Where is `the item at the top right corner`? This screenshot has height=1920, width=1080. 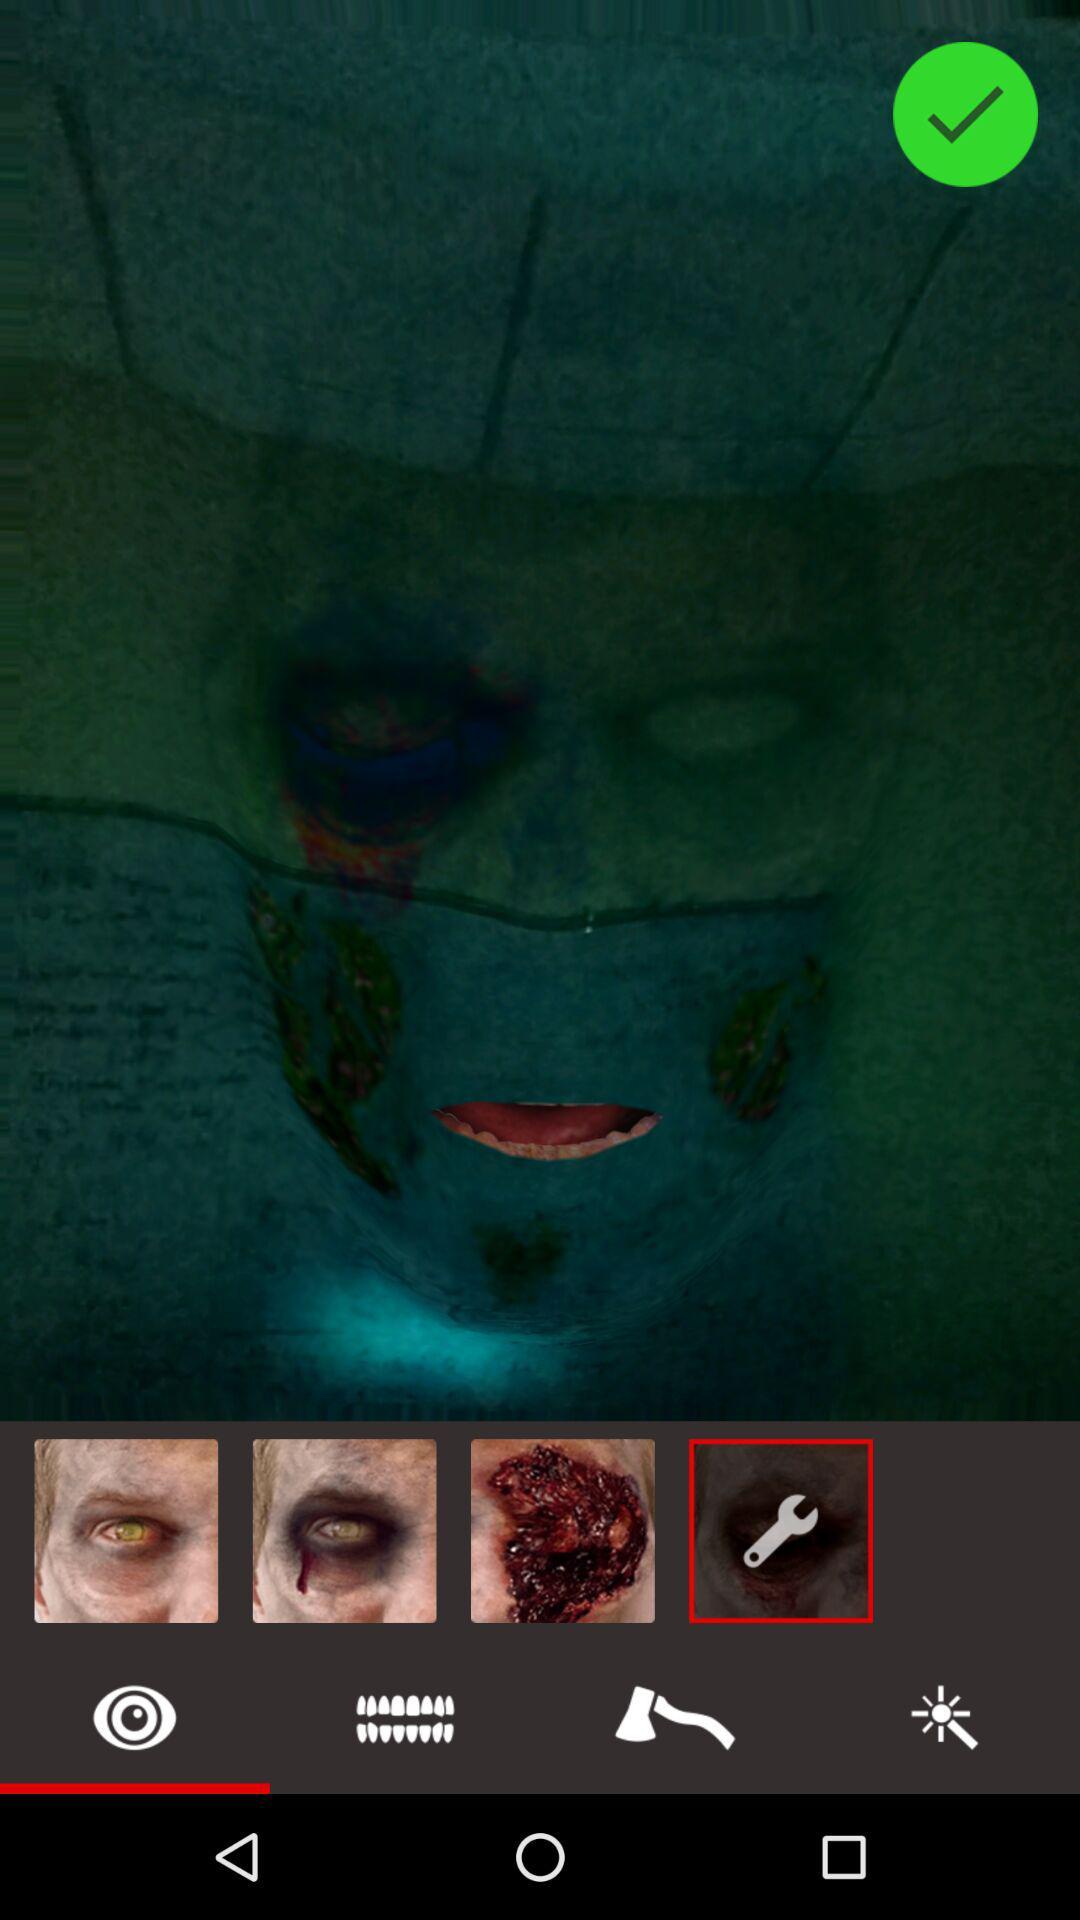 the item at the top right corner is located at coordinates (964, 113).